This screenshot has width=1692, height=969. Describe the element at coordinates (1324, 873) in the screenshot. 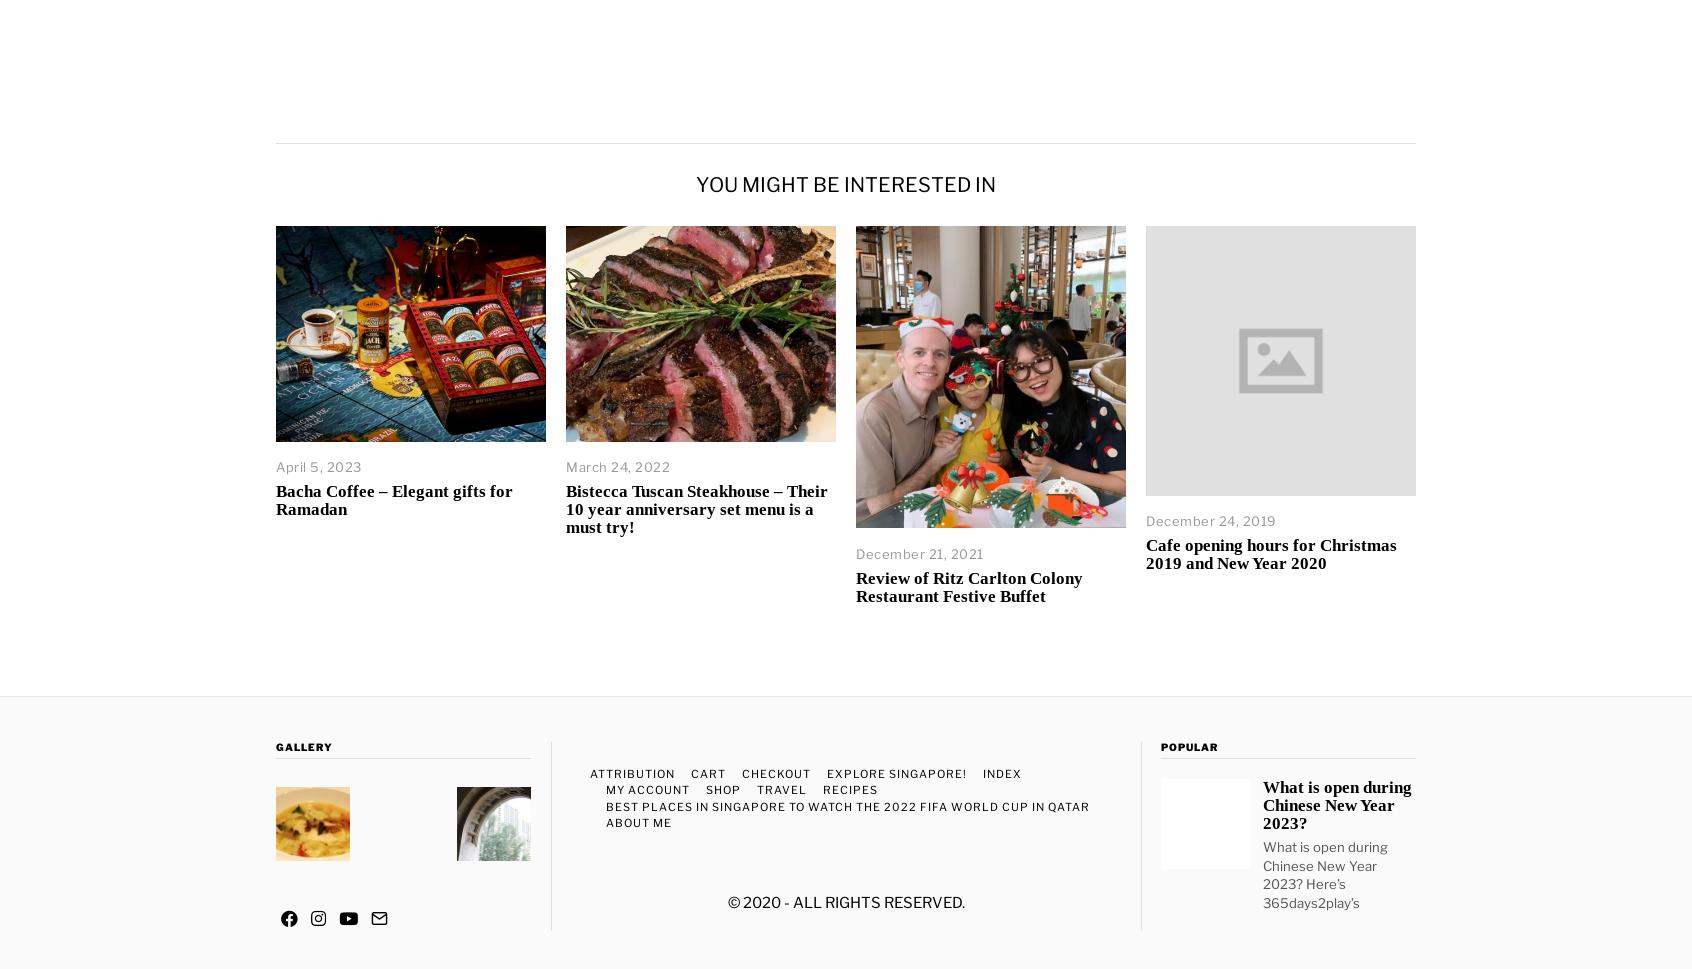

I see `'What is open during Chinese New Year 2023? Here’s 365days2play’s'` at that location.